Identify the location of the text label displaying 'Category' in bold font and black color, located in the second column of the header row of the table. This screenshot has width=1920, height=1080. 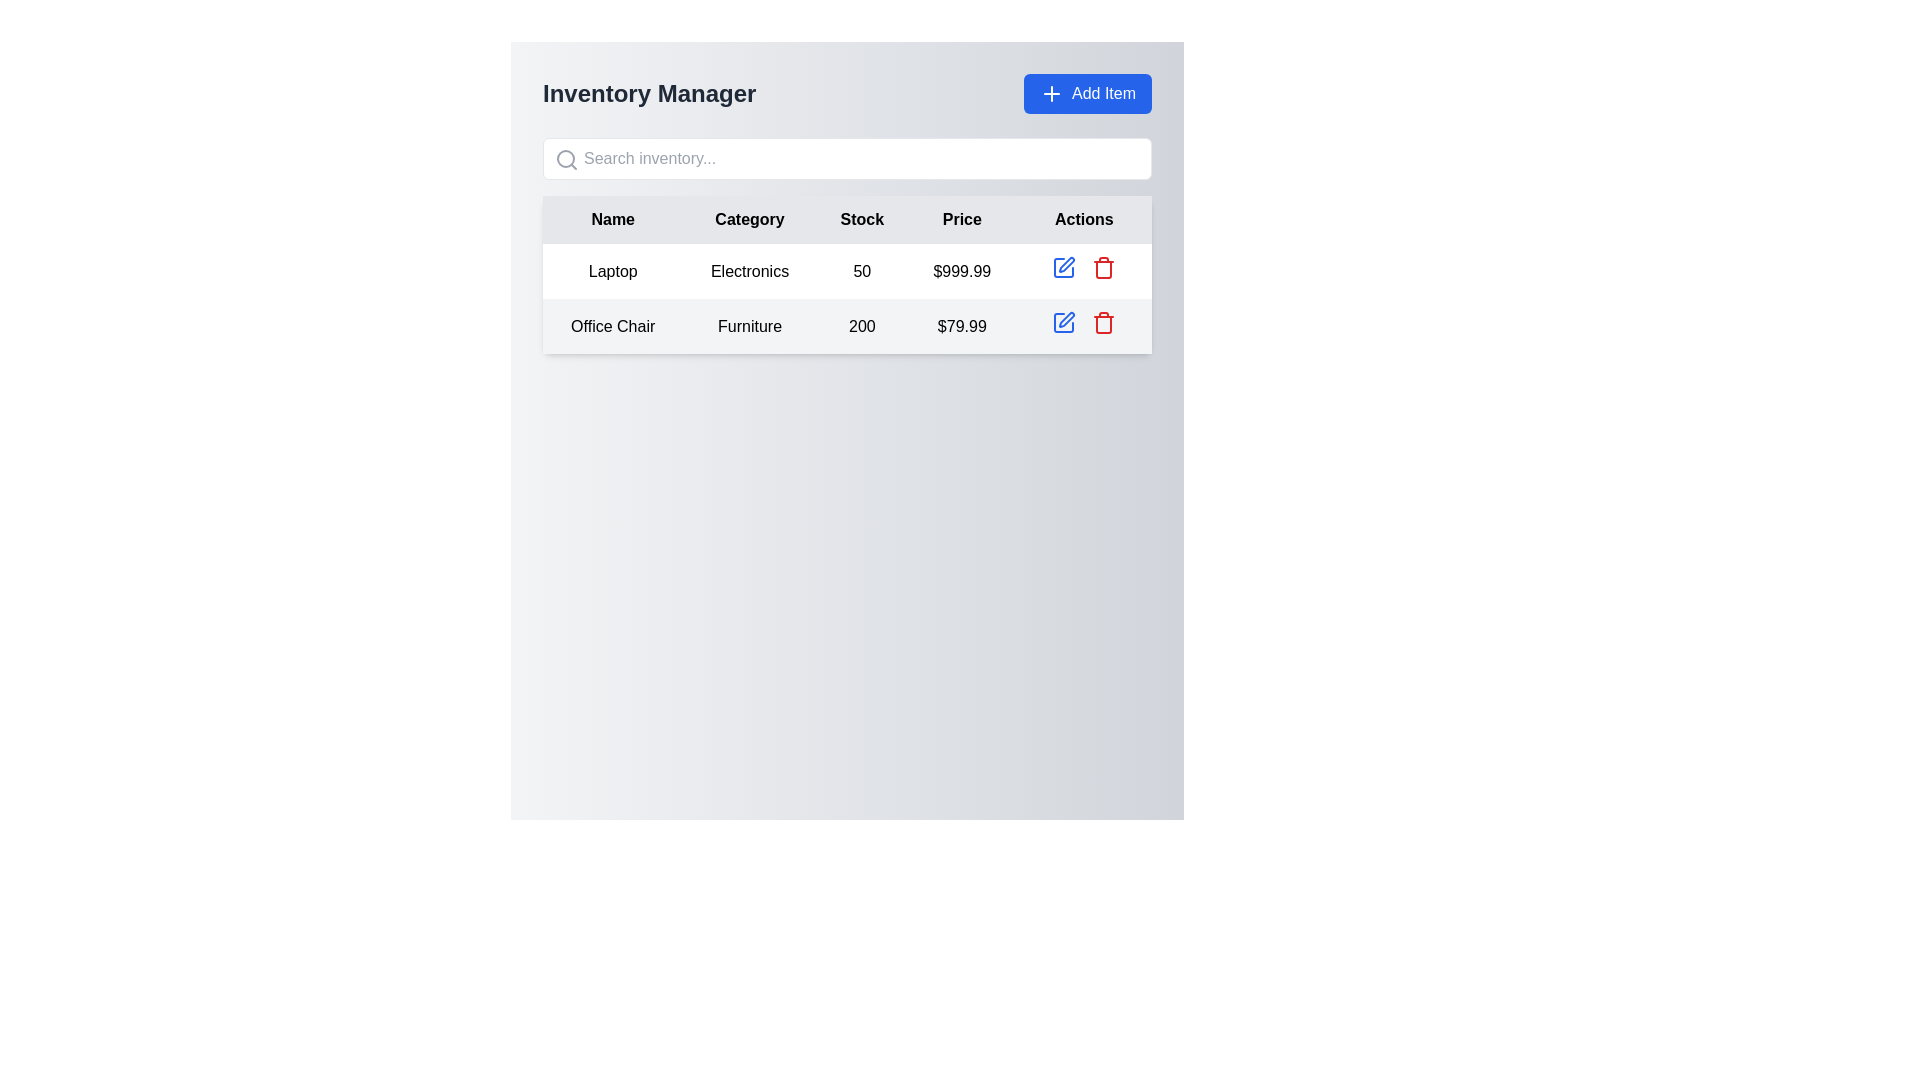
(749, 219).